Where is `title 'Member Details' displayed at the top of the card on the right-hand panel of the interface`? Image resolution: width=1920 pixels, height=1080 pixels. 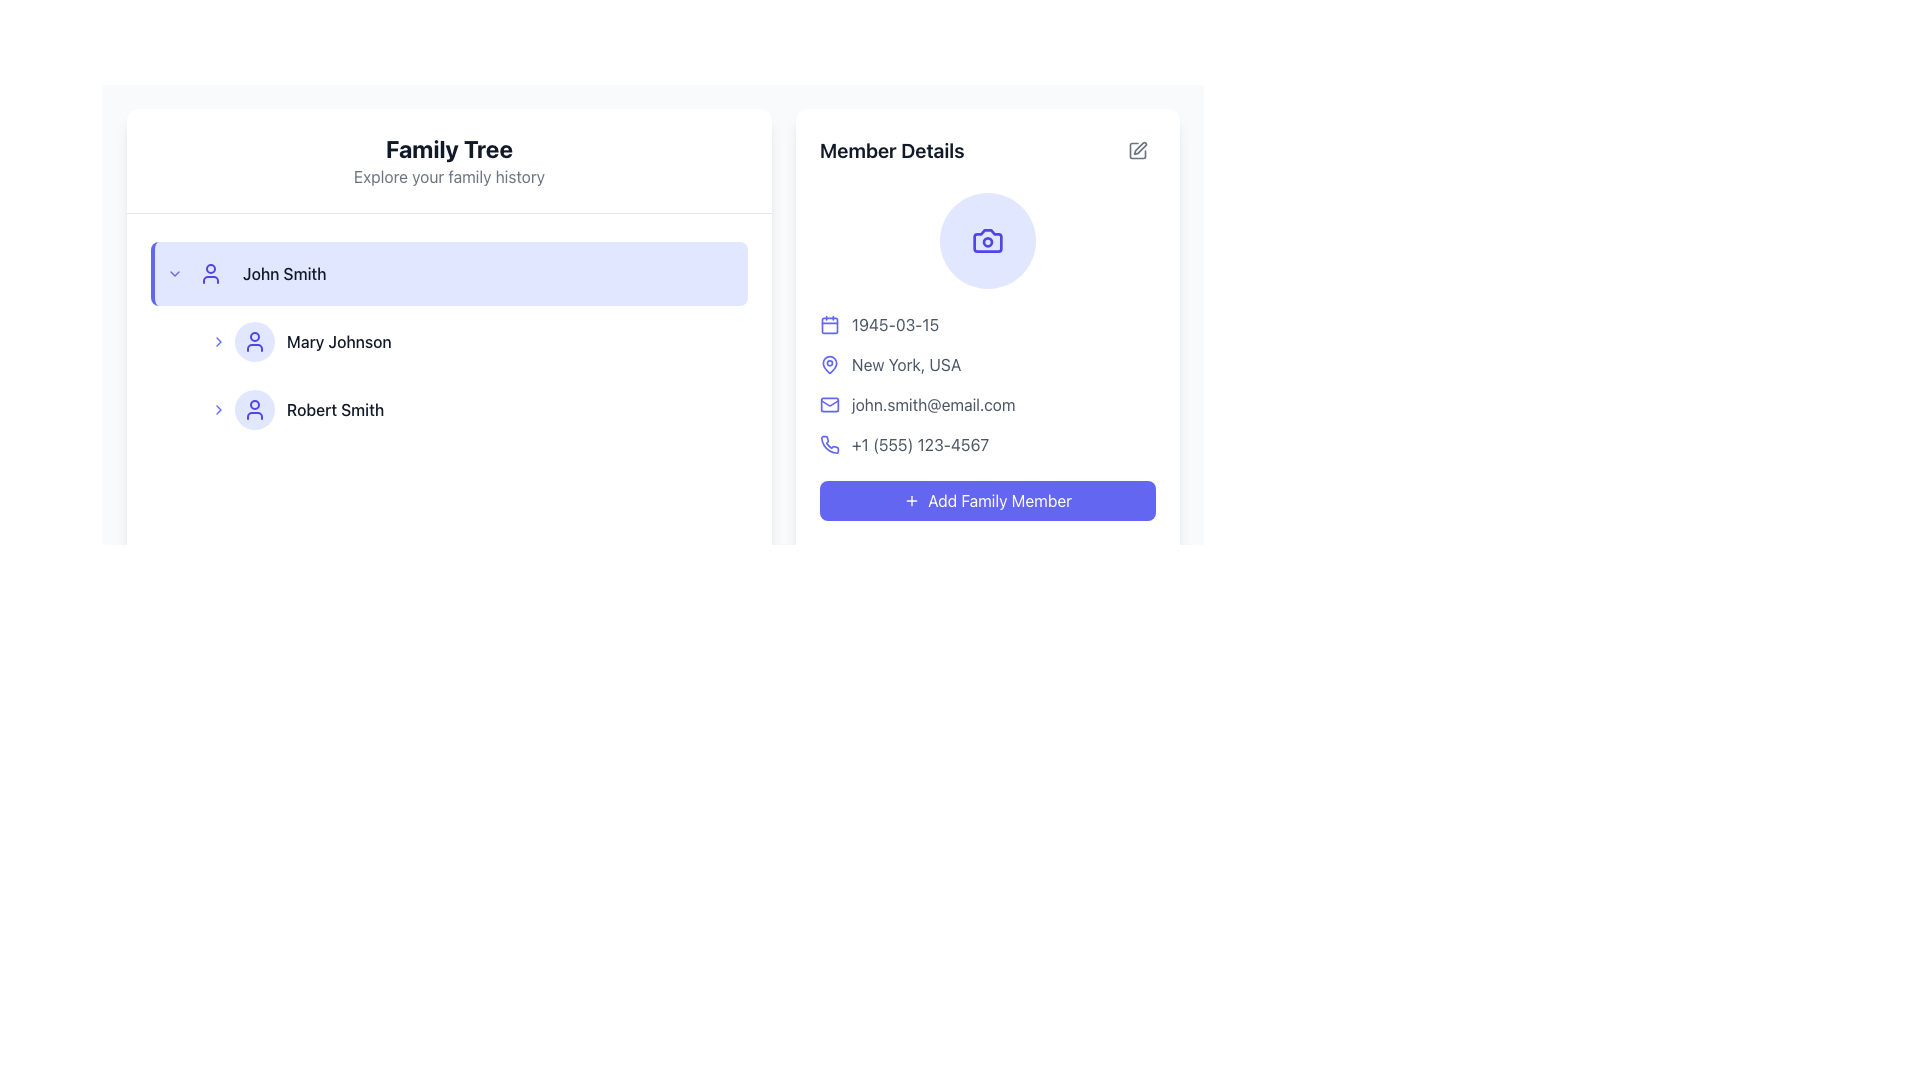
title 'Member Details' displayed at the top of the card on the right-hand panel of the interface is located at coordinates (988, 149).